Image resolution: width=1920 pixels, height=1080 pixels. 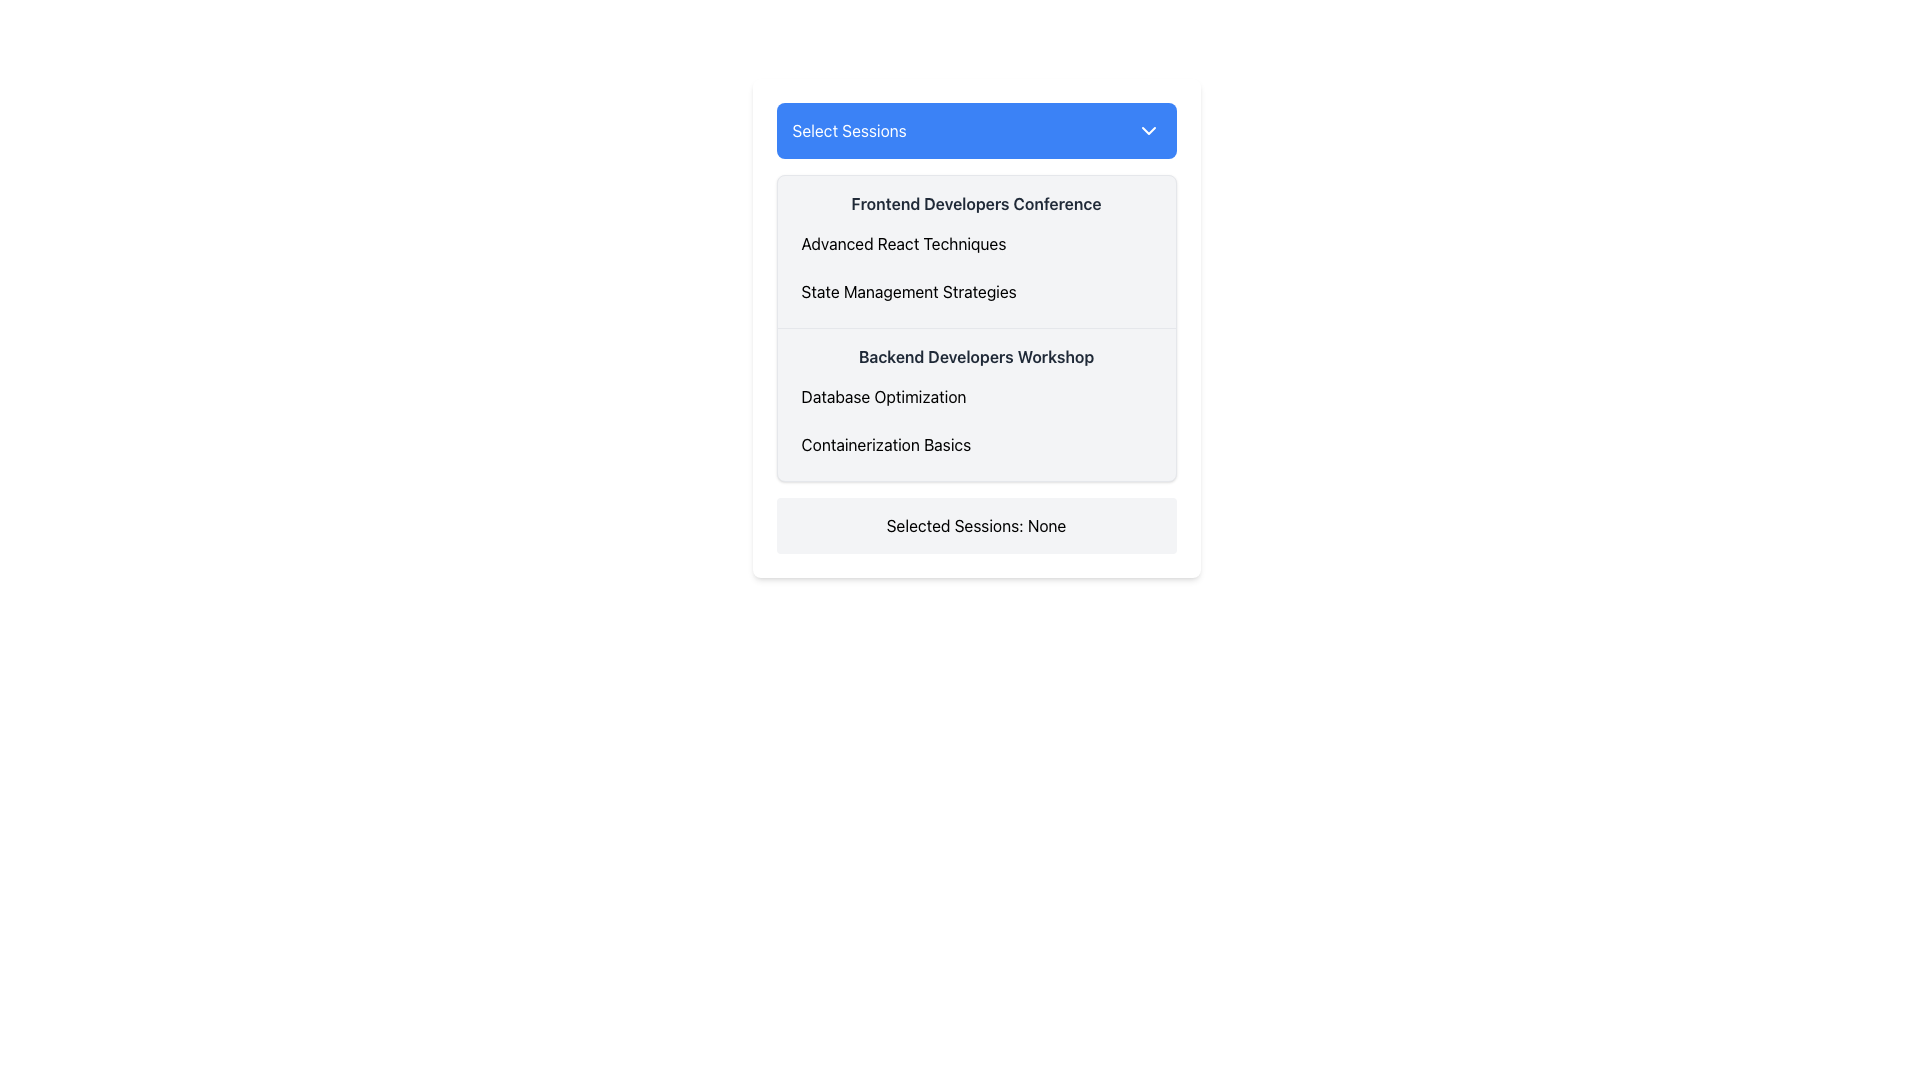 What do you see at coordinates (976, 204) in the screenshot?
I see `the first static text label representing a session or topic, located directly below the 'Select Sessions' dropdown menu` at bounding box center [976, 204].